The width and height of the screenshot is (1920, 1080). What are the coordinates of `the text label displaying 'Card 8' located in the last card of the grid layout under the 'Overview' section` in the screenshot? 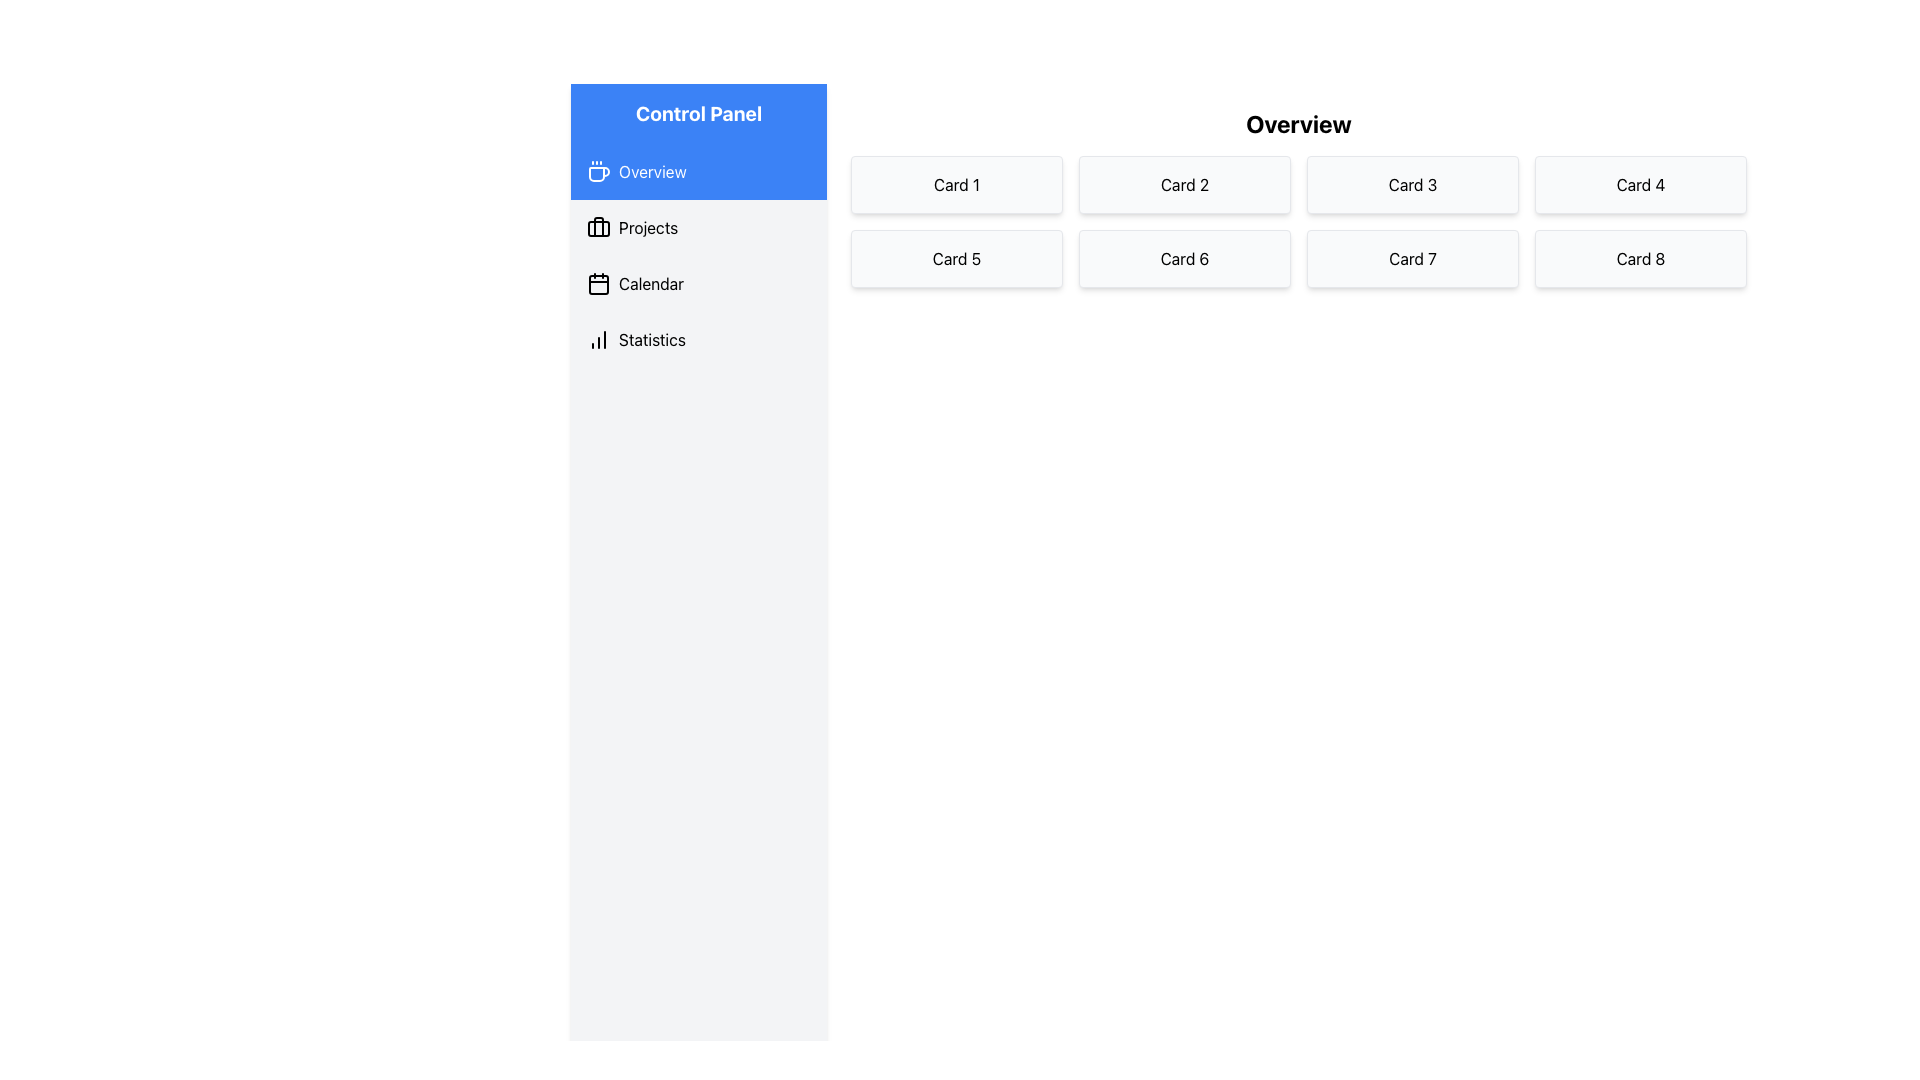 It's located at (1641, 257).